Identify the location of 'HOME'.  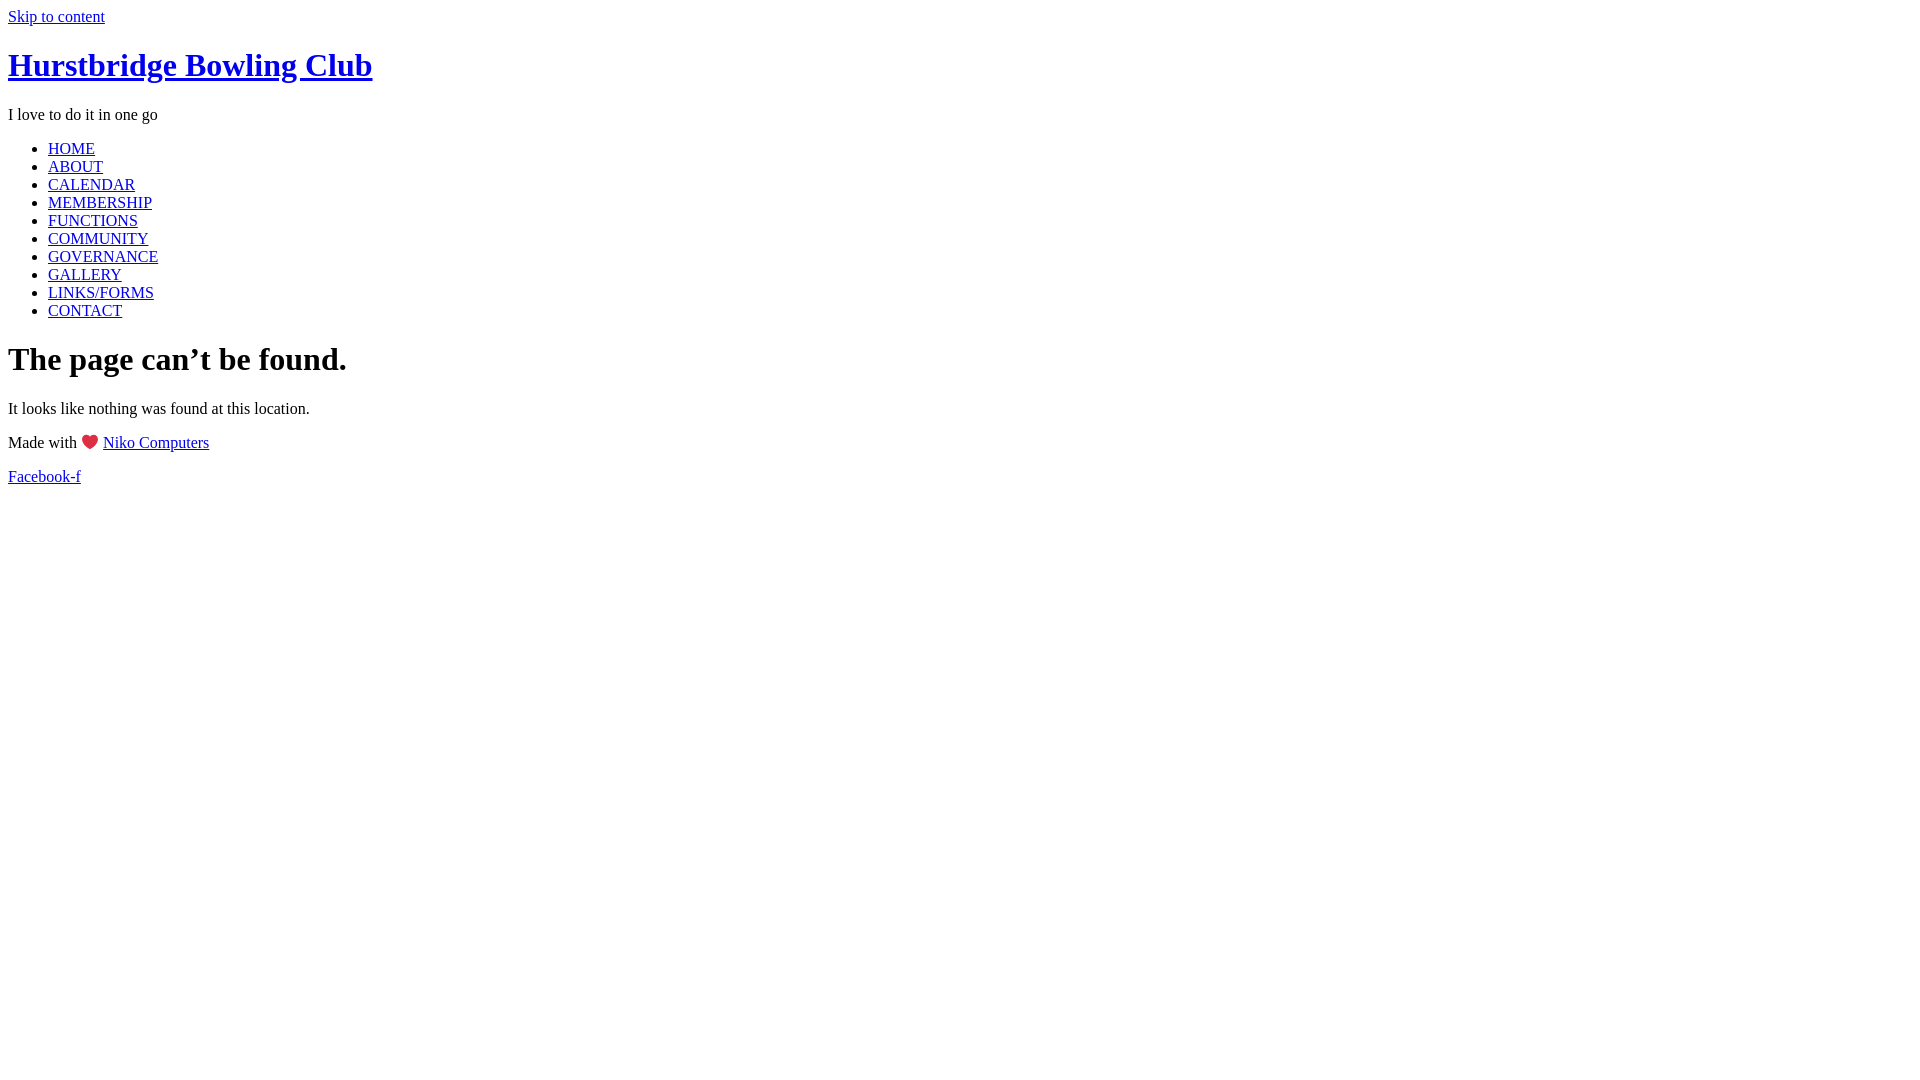
(71, 147).